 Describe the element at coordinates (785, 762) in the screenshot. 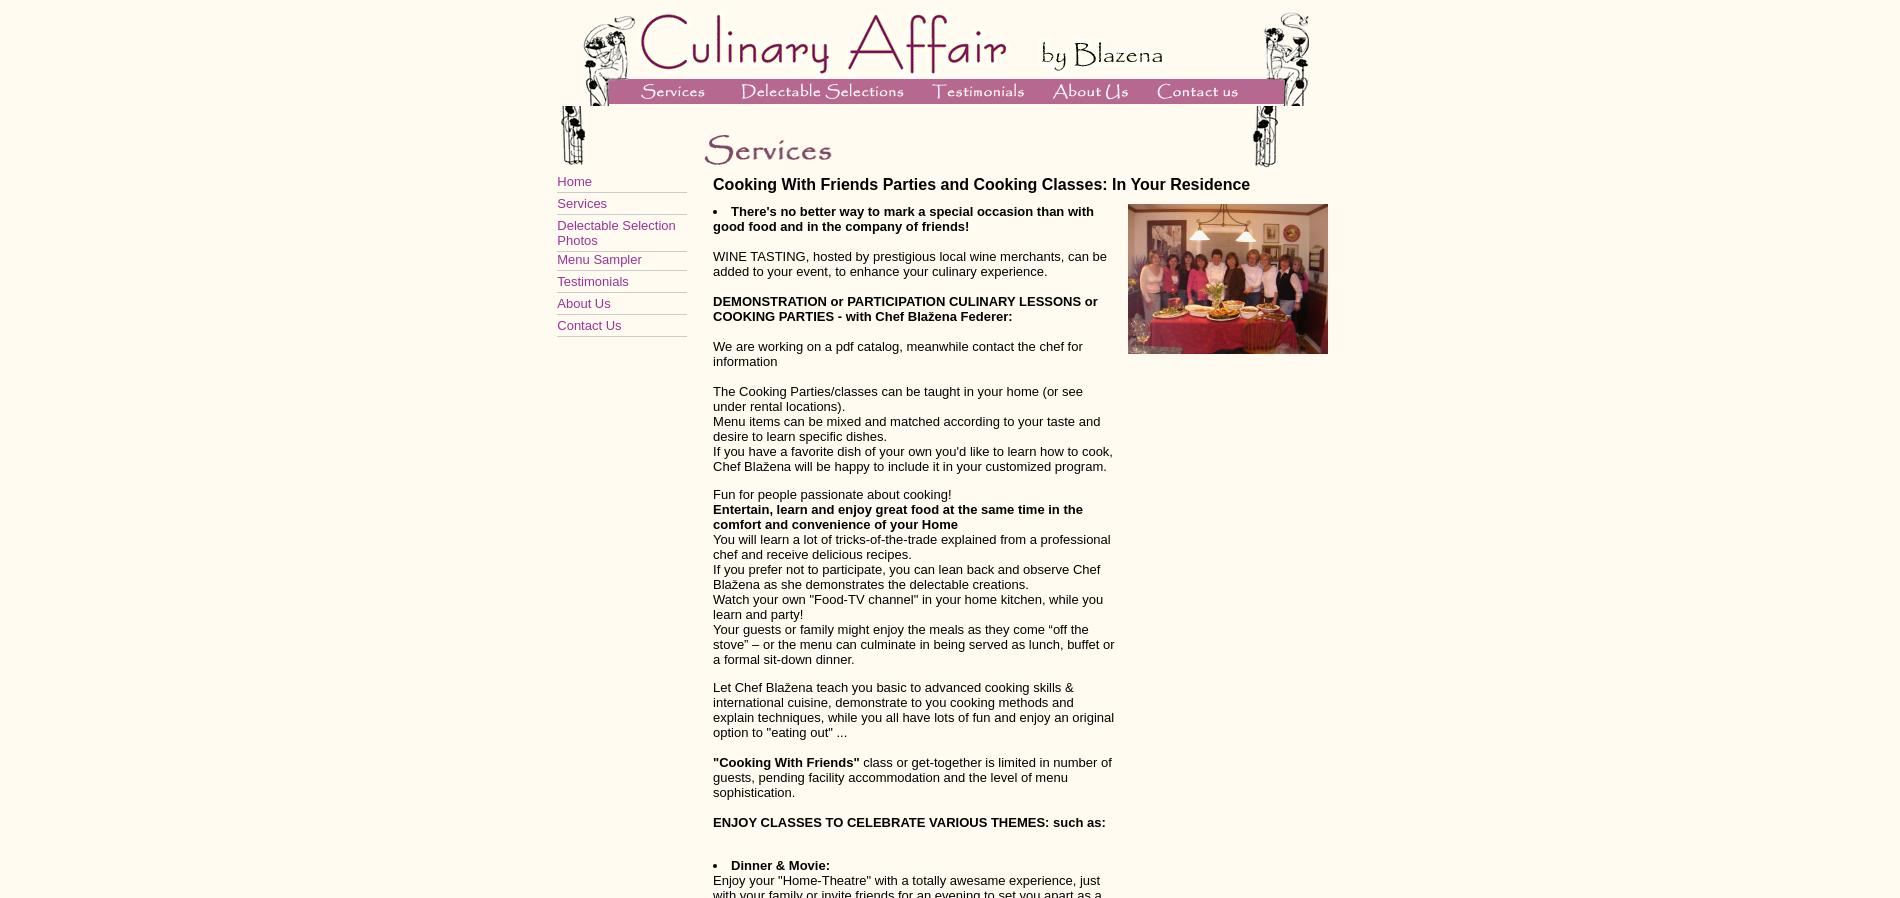

I see `'"Cooking With Friends"'` at that location.